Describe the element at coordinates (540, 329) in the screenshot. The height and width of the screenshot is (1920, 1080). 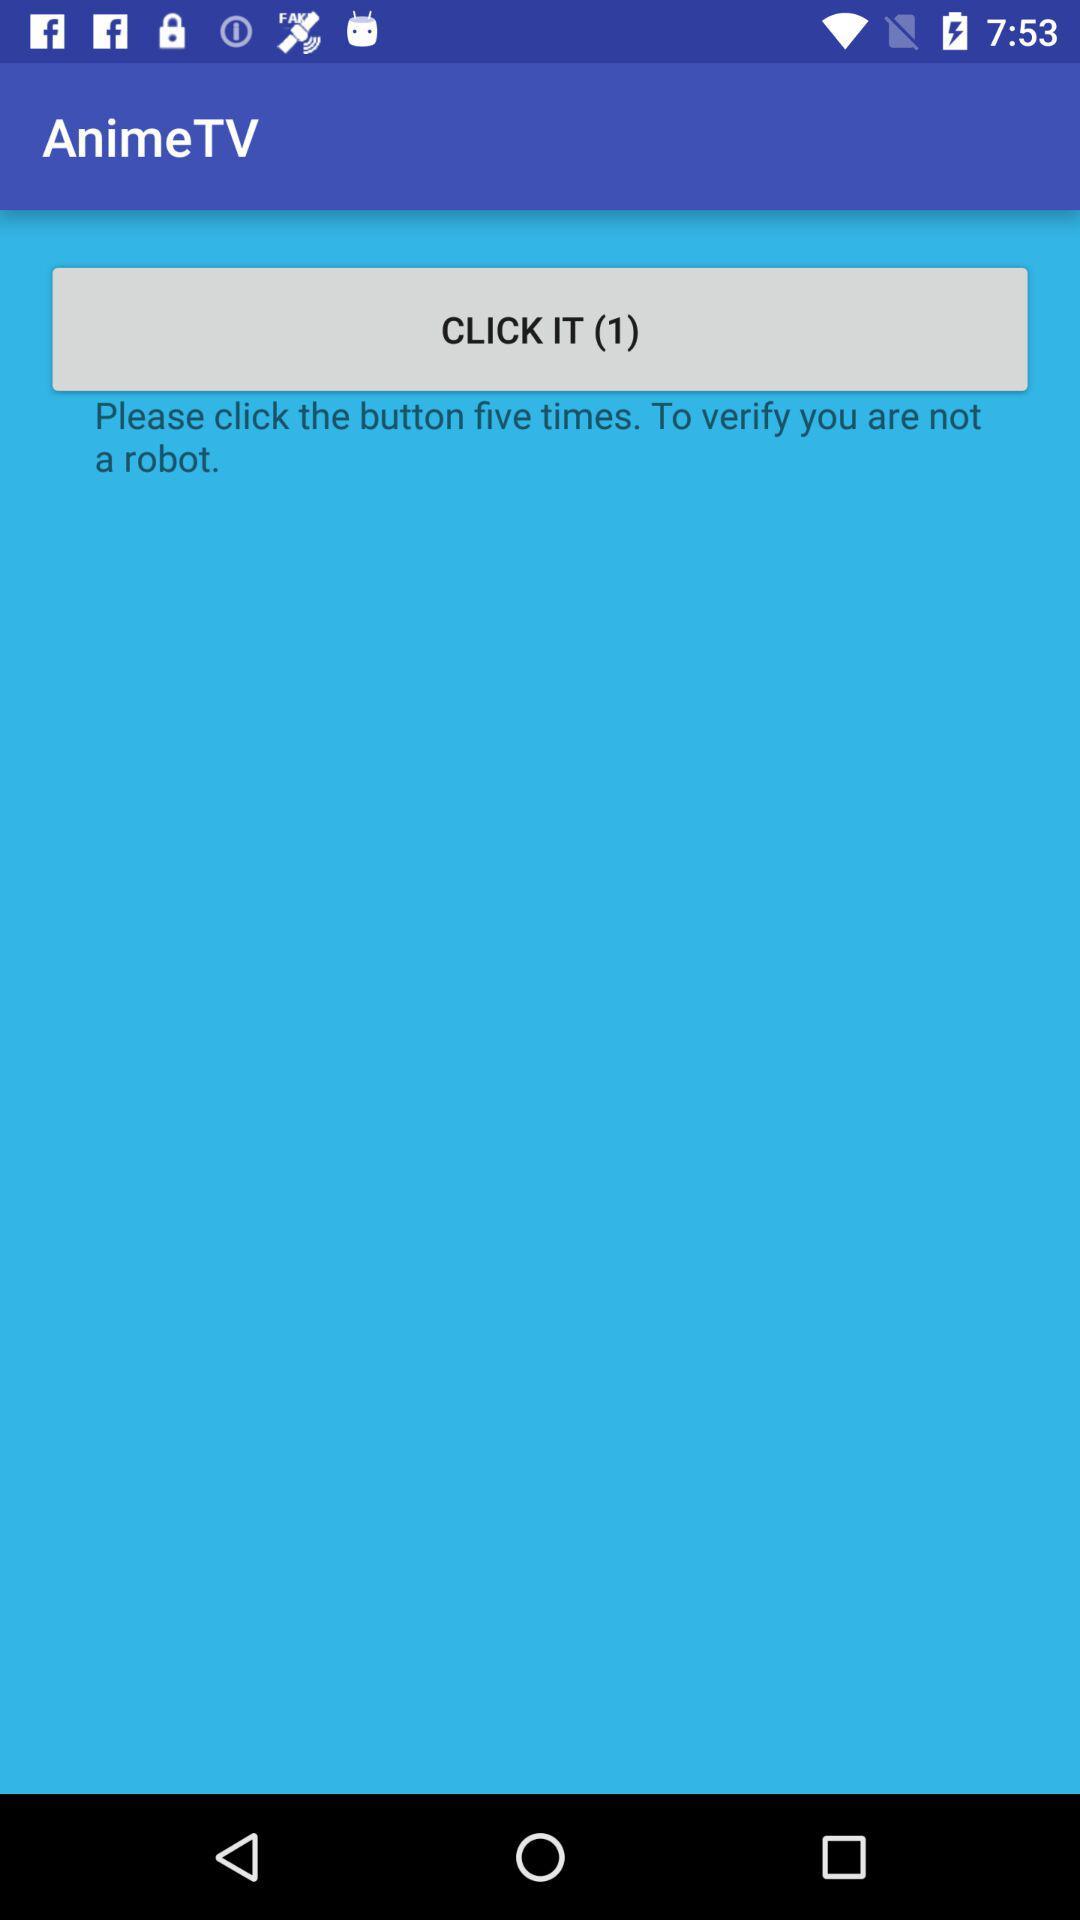
I see `click it (1) icon` at that location.